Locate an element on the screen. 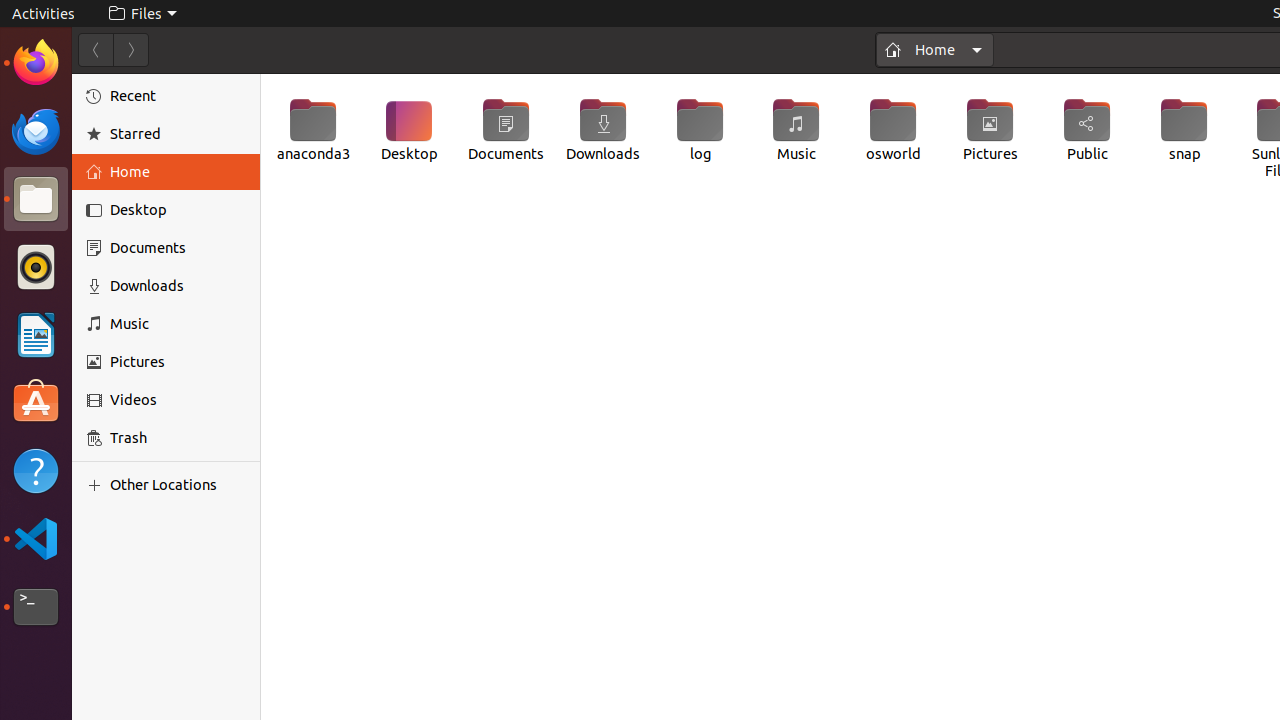  'Videos' is located at coordinates (178, 400).